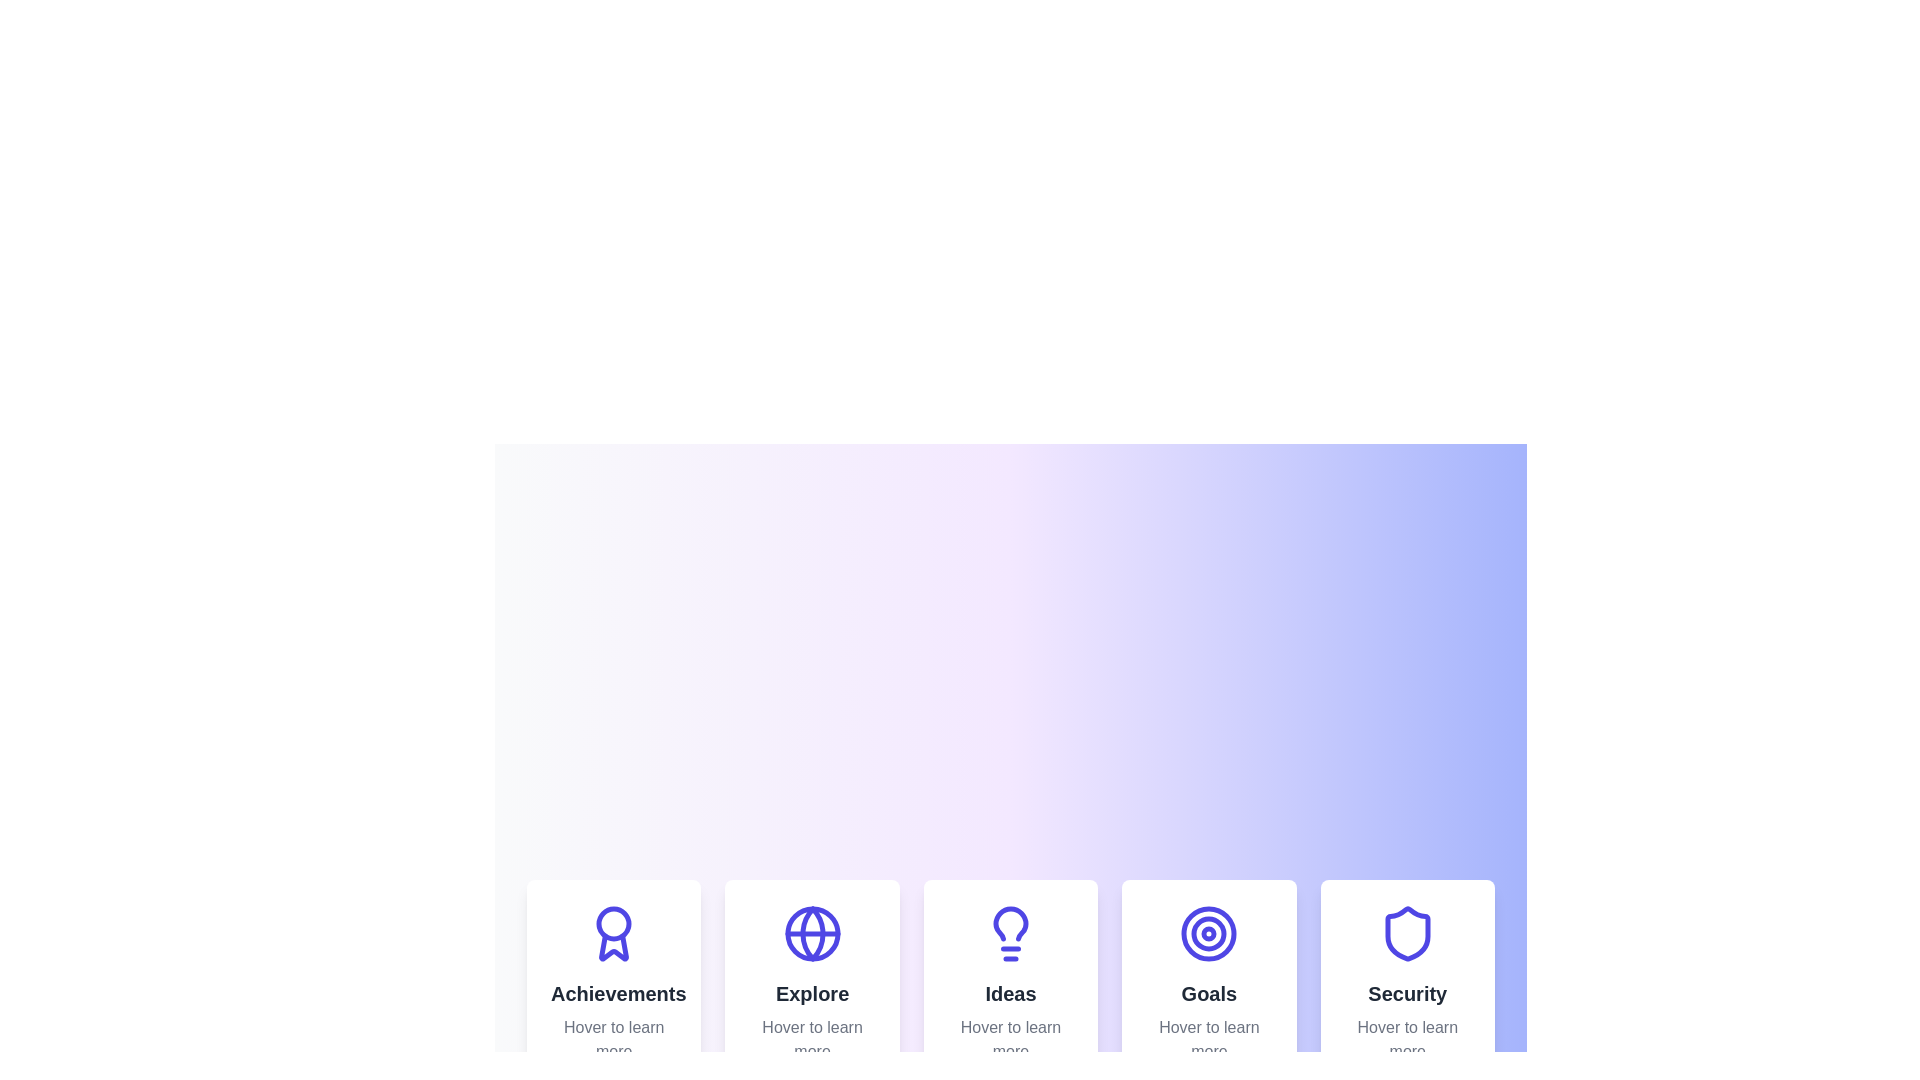 This screenshot has width=1920, height=1080. What do you see at coordinates (1406, 1039) in the screenshot?
I see `the supplementary information Text label located beneath the 'Security' title in the rightmost card containing a shield icon` at bounding box center [1406, 1039].